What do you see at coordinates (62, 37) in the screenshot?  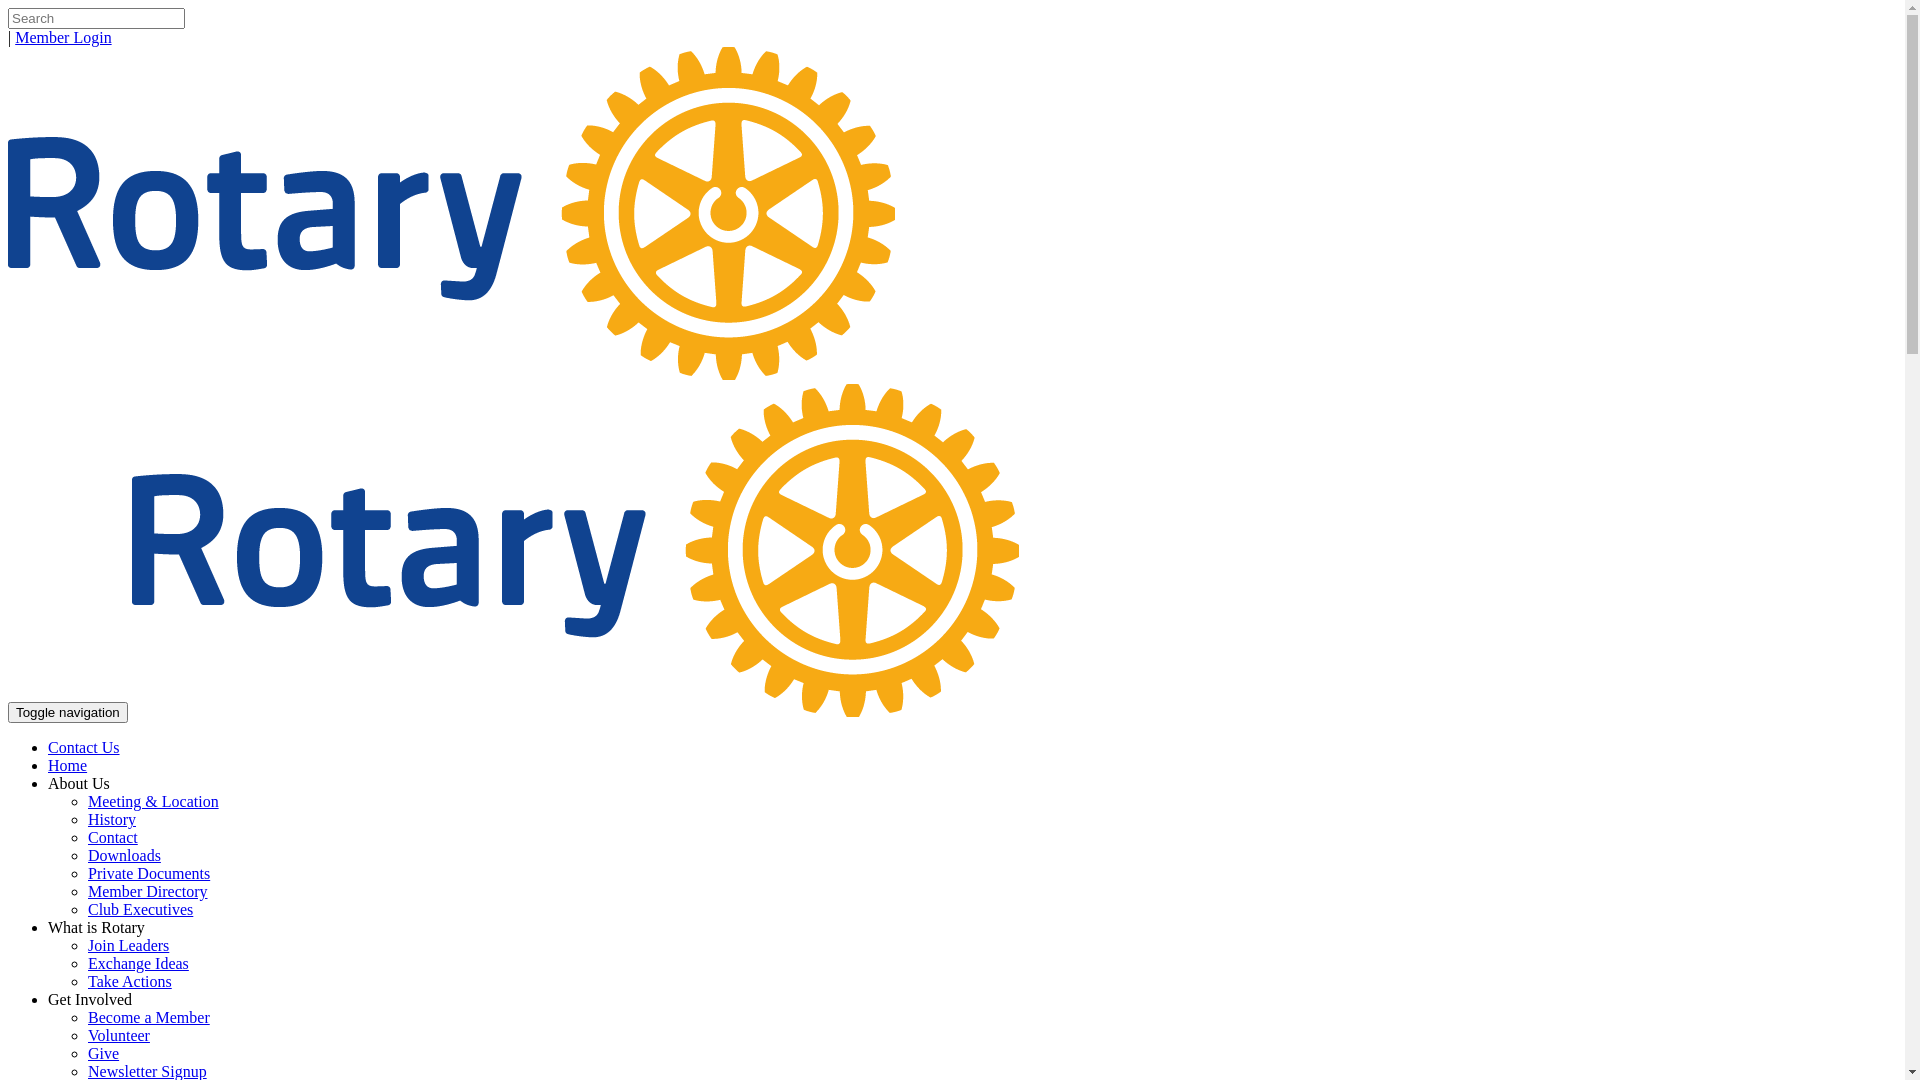 I see `'Member Login'` at bounding box center [62, 37].